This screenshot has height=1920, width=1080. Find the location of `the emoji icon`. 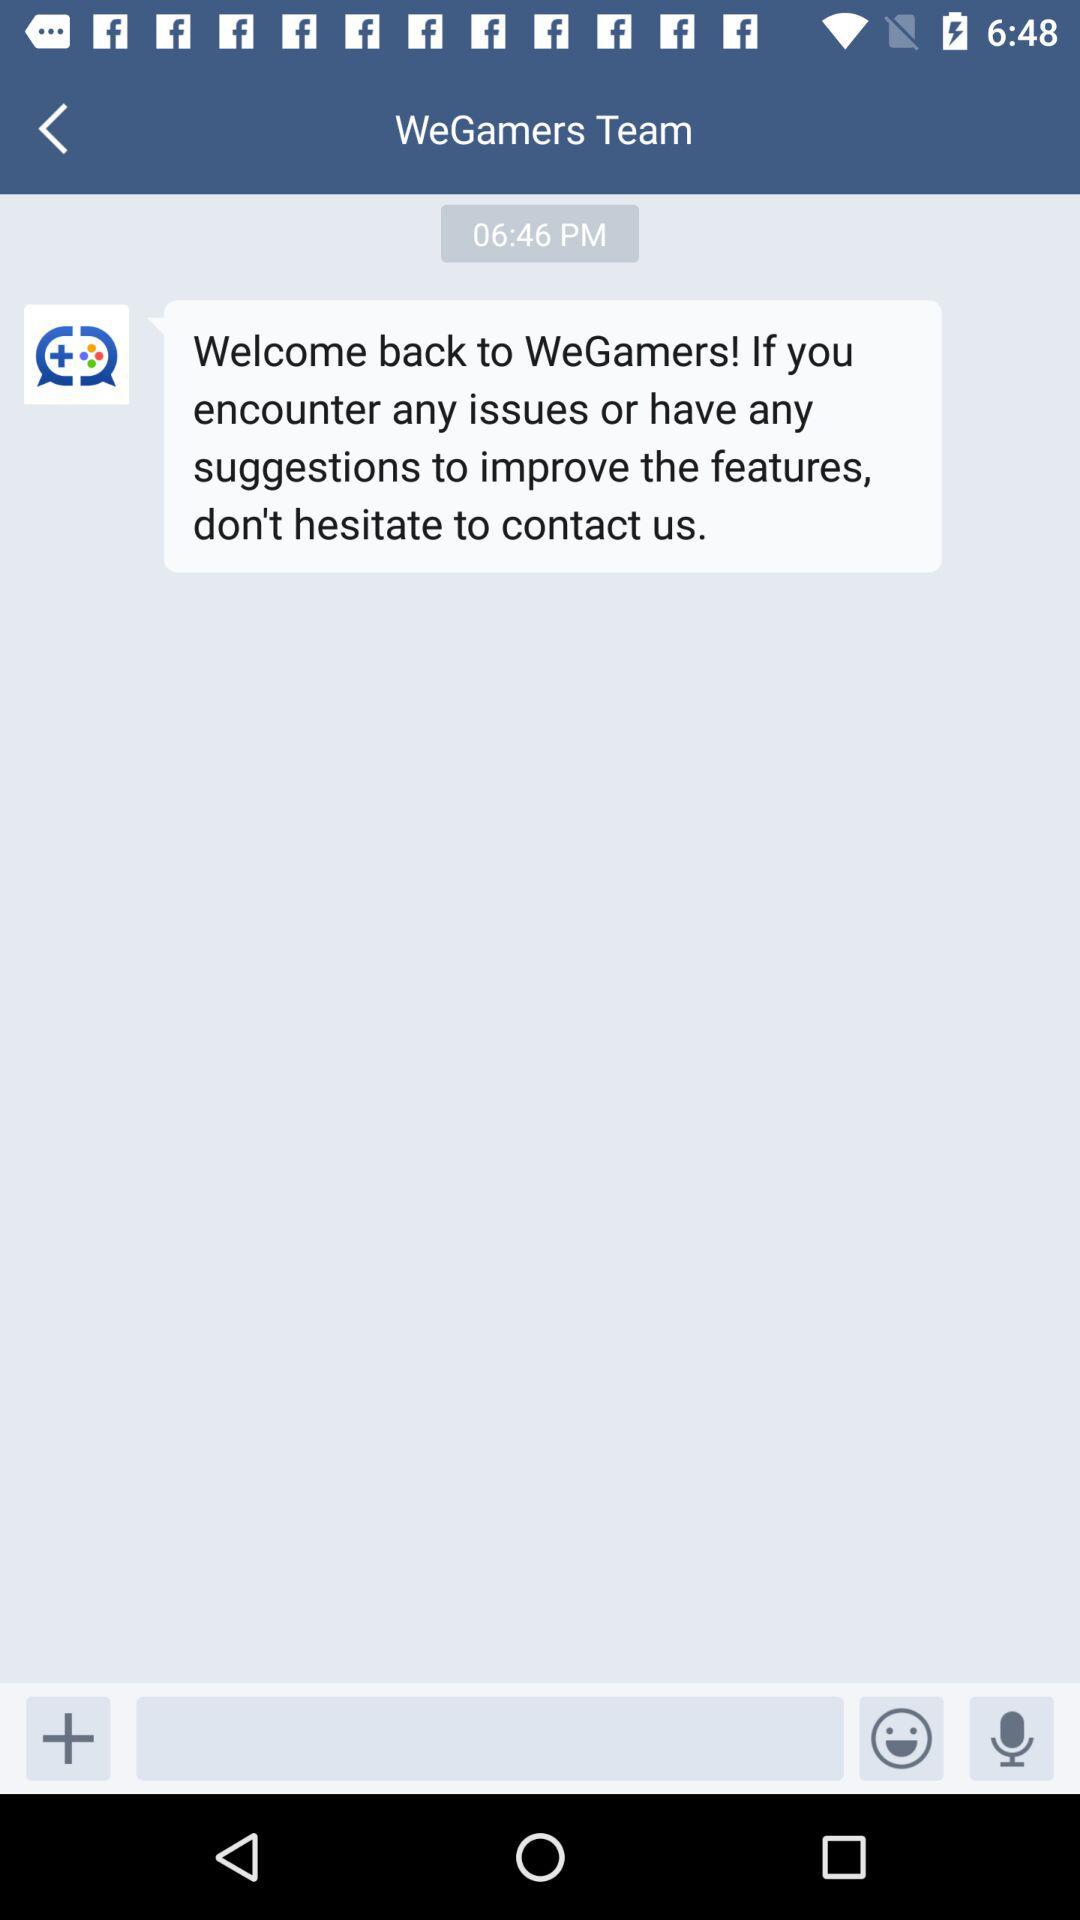

the emoji icon is located at coordinates (901, 1737).